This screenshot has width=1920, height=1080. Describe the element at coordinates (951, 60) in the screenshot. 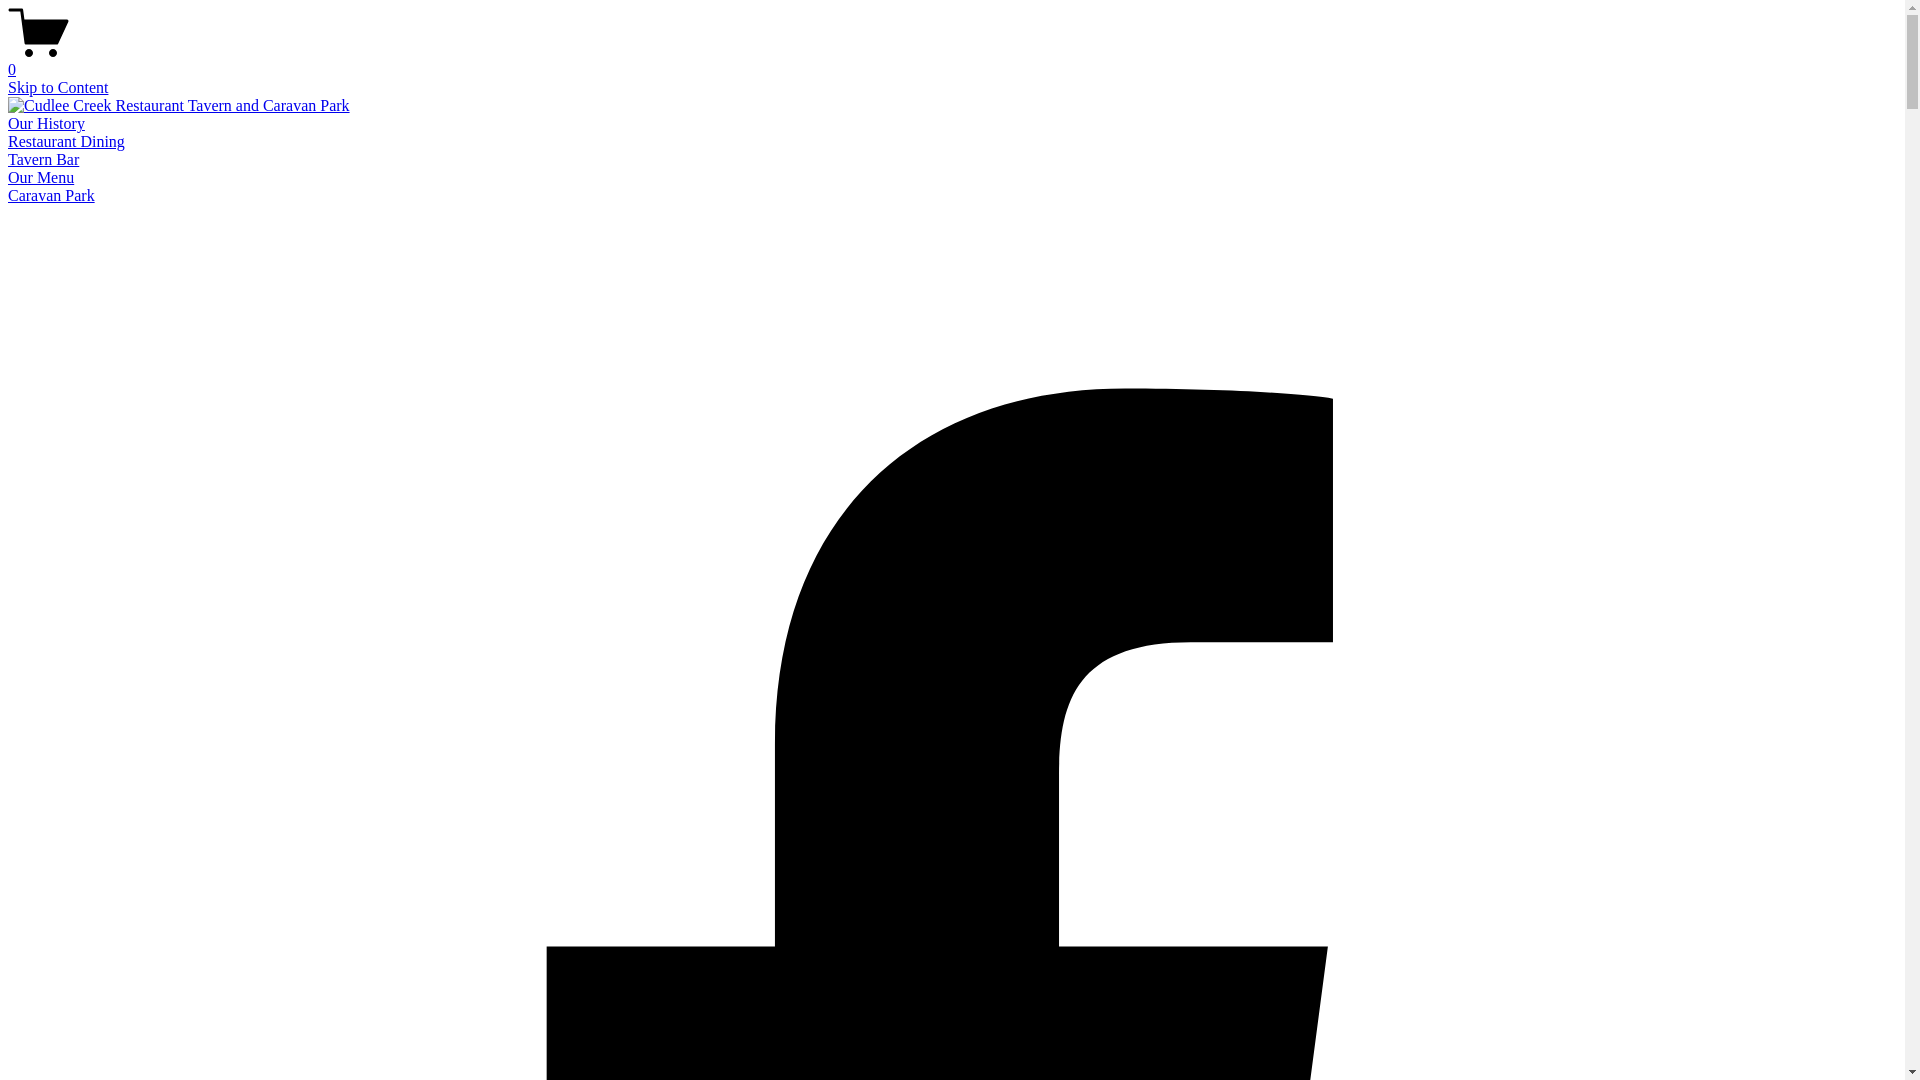

I see `'0'` at that location.